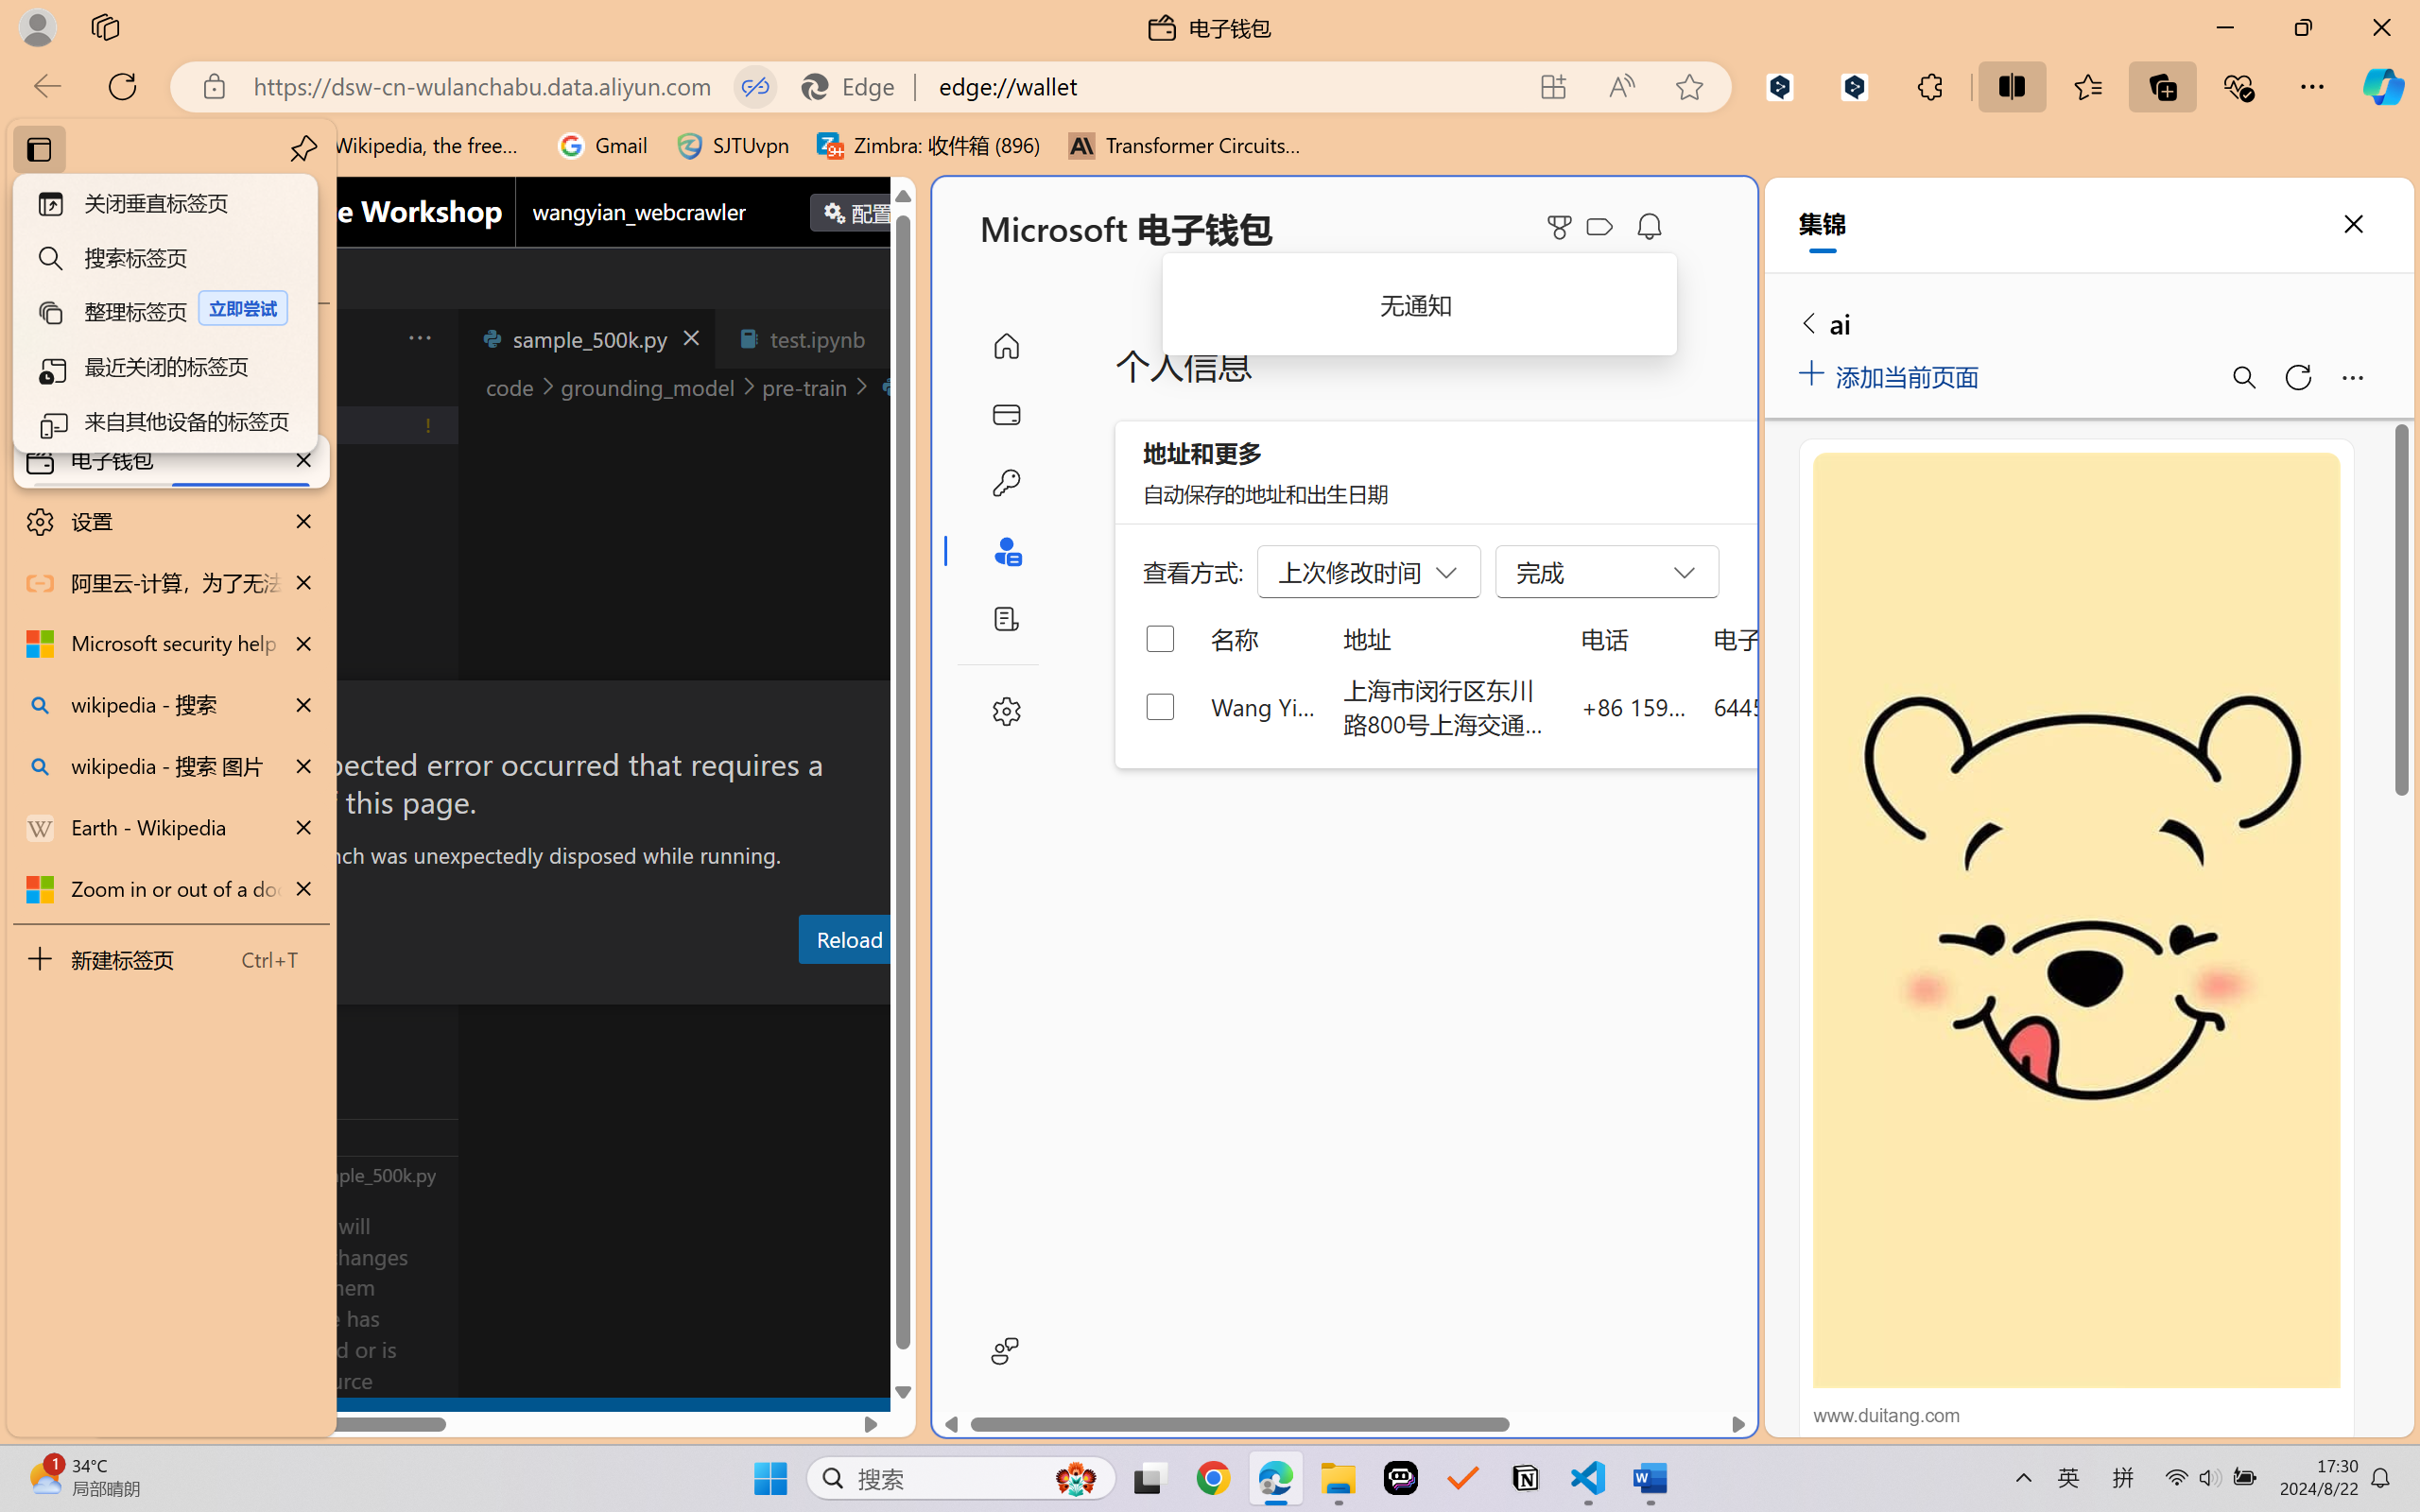  What do you see at coordinates (1184, 145) in the screenshot?
I see `'Transformer Circuits Thread'` at bounding box center [1184, 145].